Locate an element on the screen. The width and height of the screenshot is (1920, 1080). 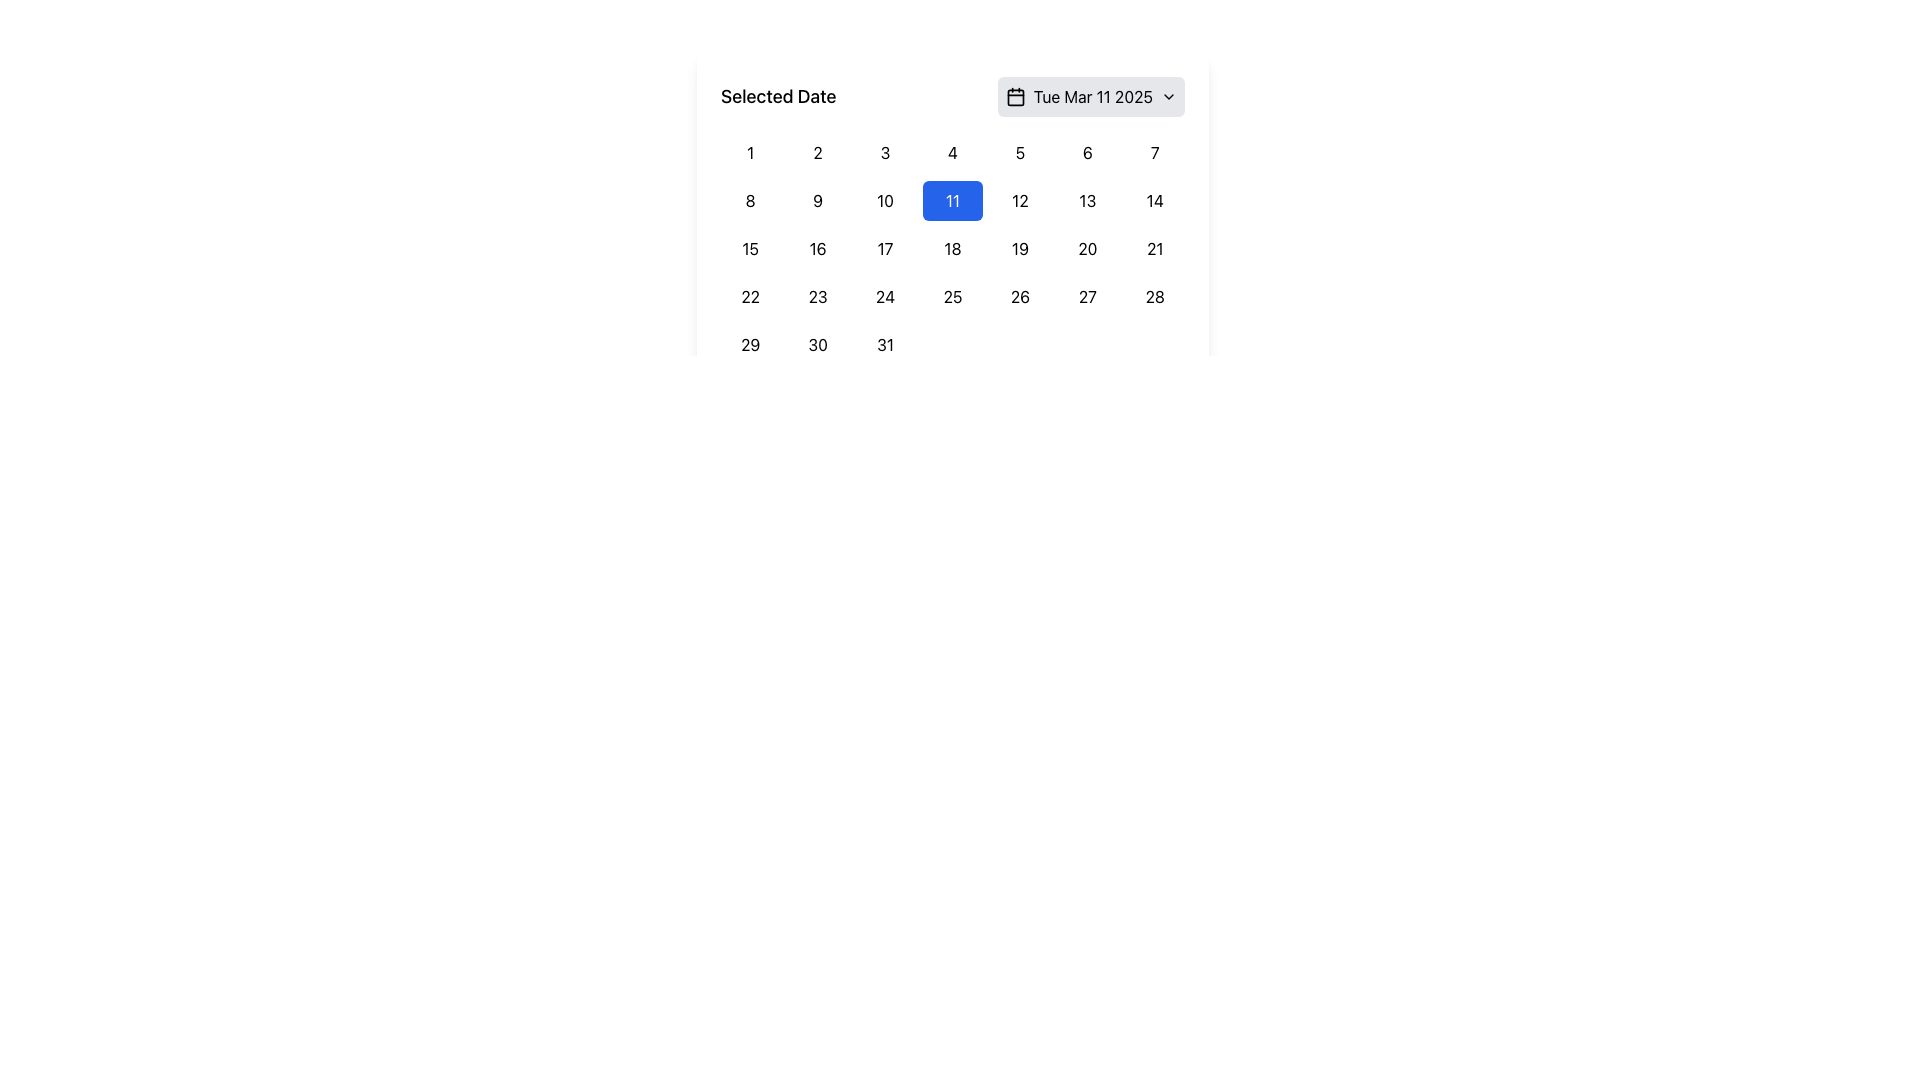
the selectable day button in the calendar grid located in the second row and seventh column is located at coordinates (1155, 200).